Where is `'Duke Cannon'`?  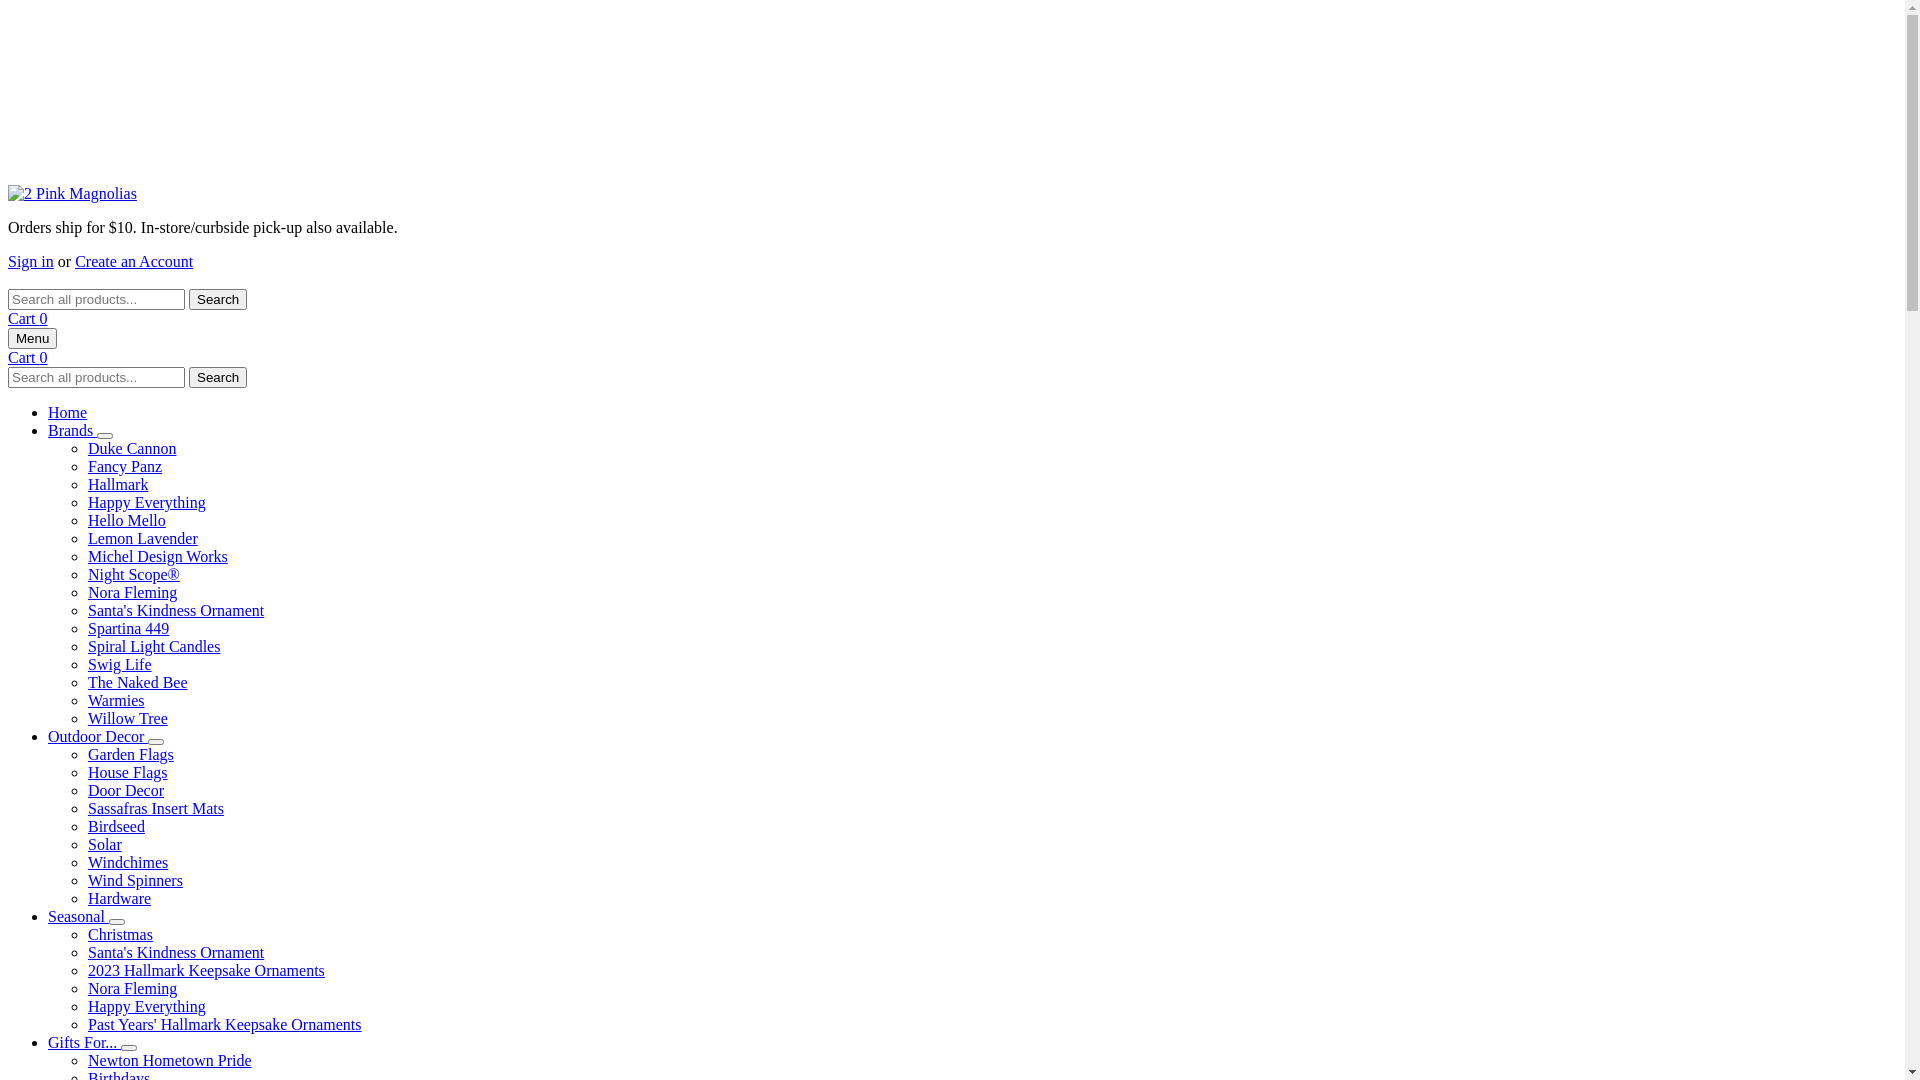 'Duke Cannon' is located at coordinates (130, 447).